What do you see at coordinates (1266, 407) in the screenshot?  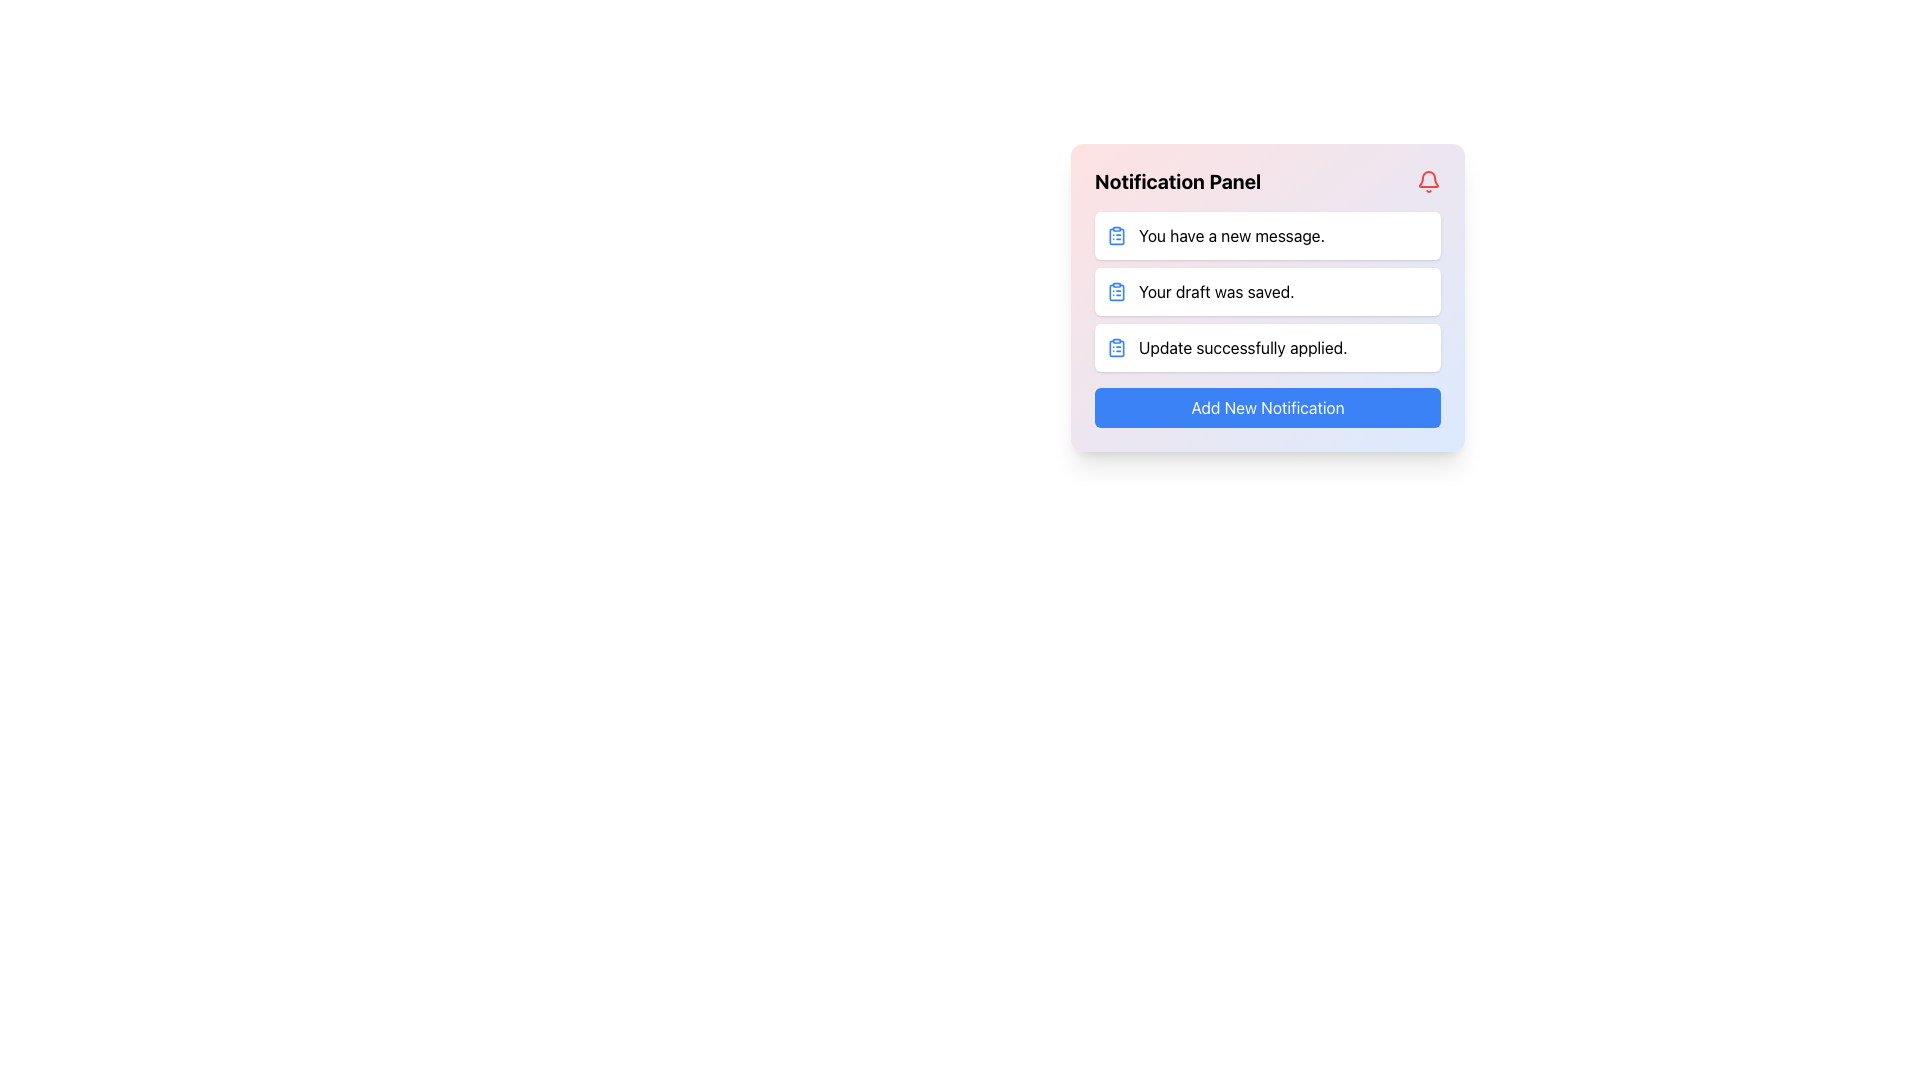 I see `the 'Add New Notification' button, which is a rectangular button with a blue background and white text, located at the bottom of the Notification Panel` at bounding box center [1266, 407].